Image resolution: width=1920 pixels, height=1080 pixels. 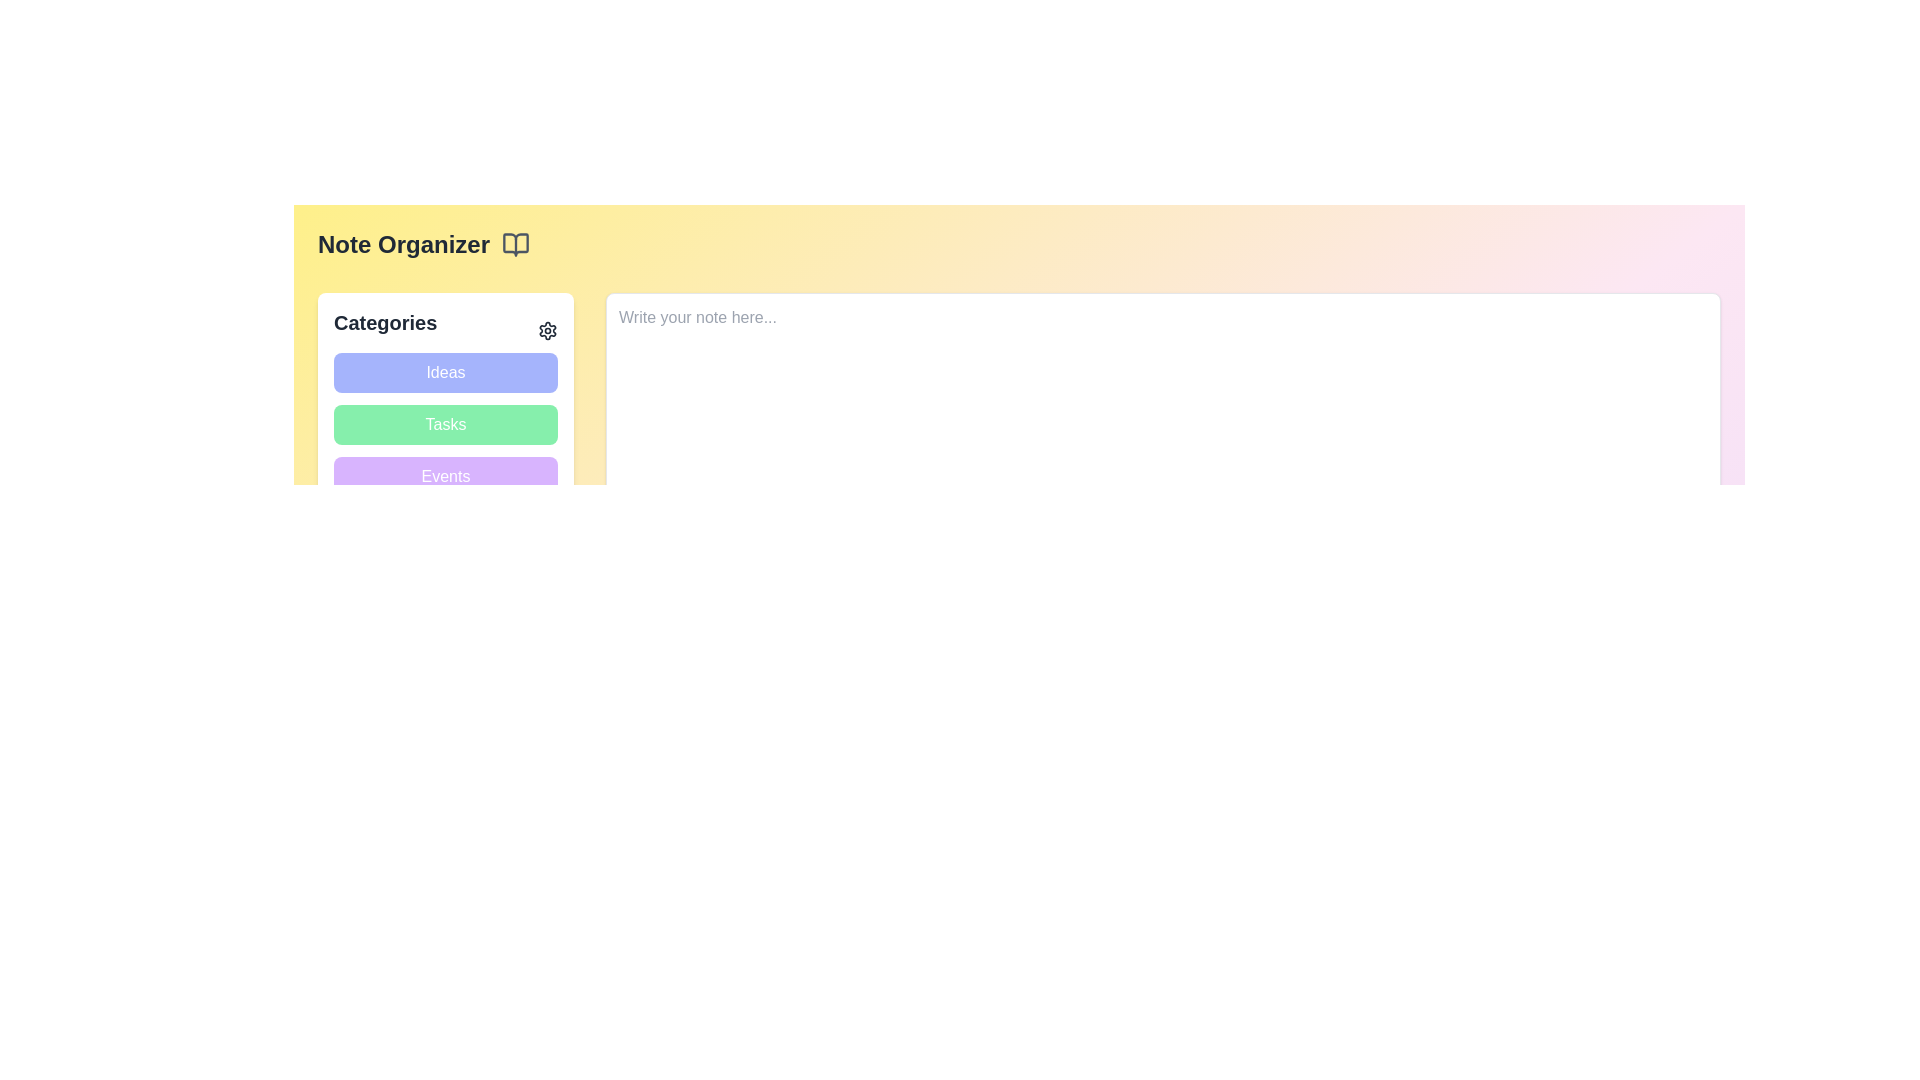 What do you see at coordinates (445, 477) in the screenshot?
I see `the 'Events' button, which is the third button in the vertically stacked group of buttons labeled 'Ideas', 'Tasks', and 'Events'` at bounding box center [445, 477].